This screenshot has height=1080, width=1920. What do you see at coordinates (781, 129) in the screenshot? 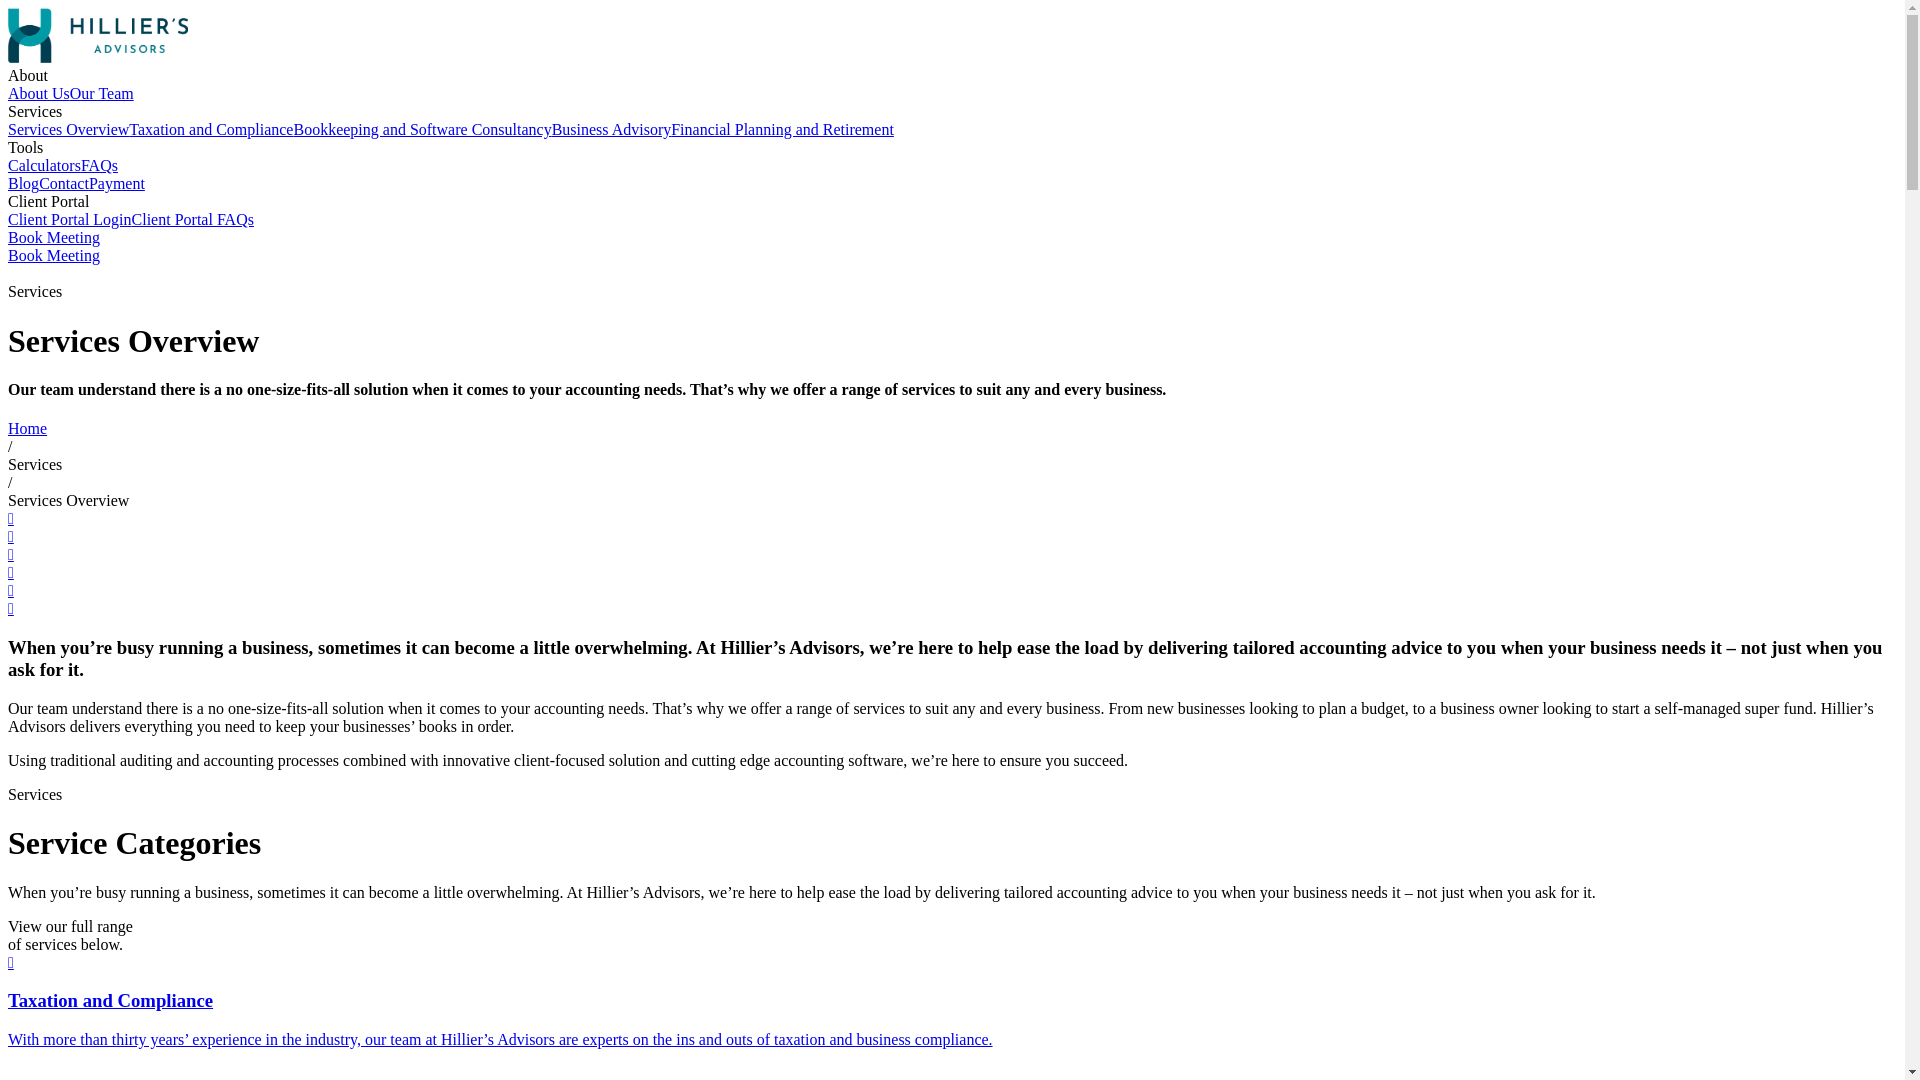
I see `'Financial Planning and Retirement'` at bounding box center [781, 129].